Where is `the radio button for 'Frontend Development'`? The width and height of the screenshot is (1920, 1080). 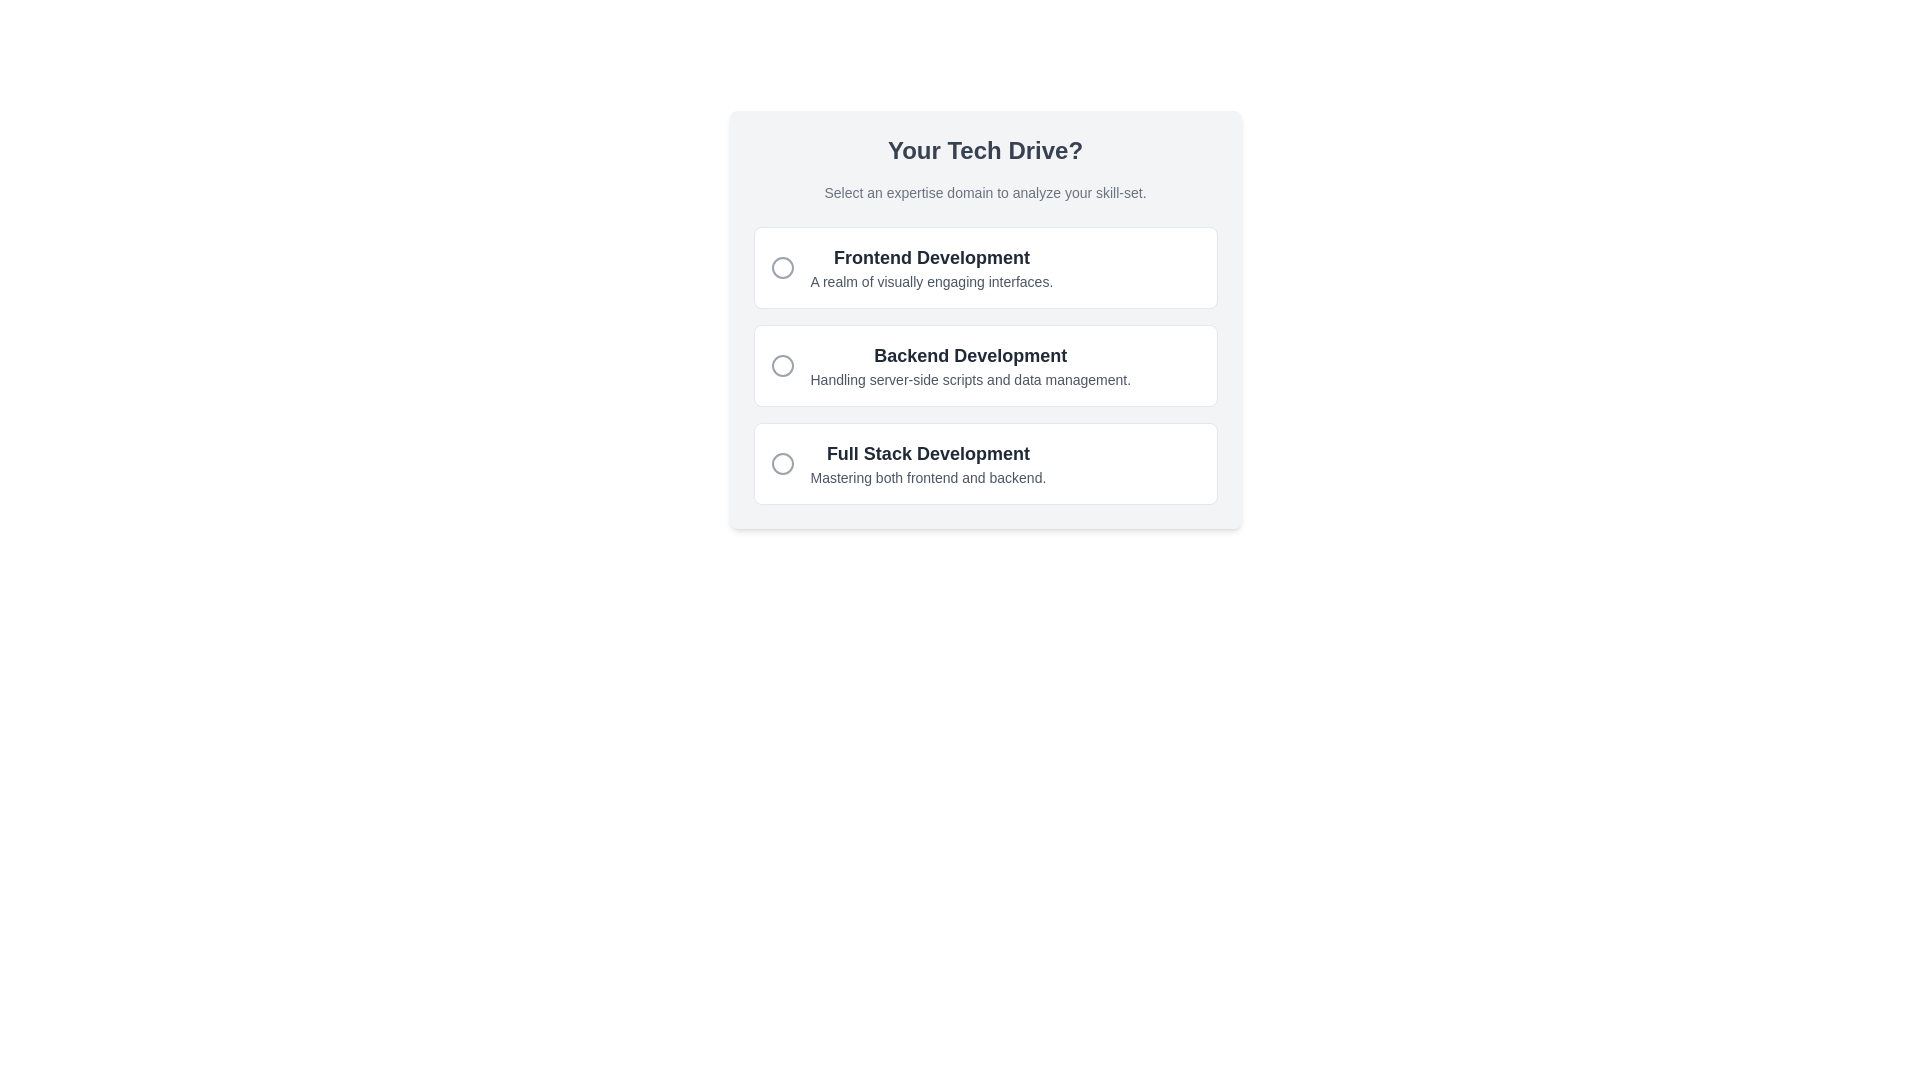
the radio button for 'Frontend Development' is located at coordinates (781, 266).